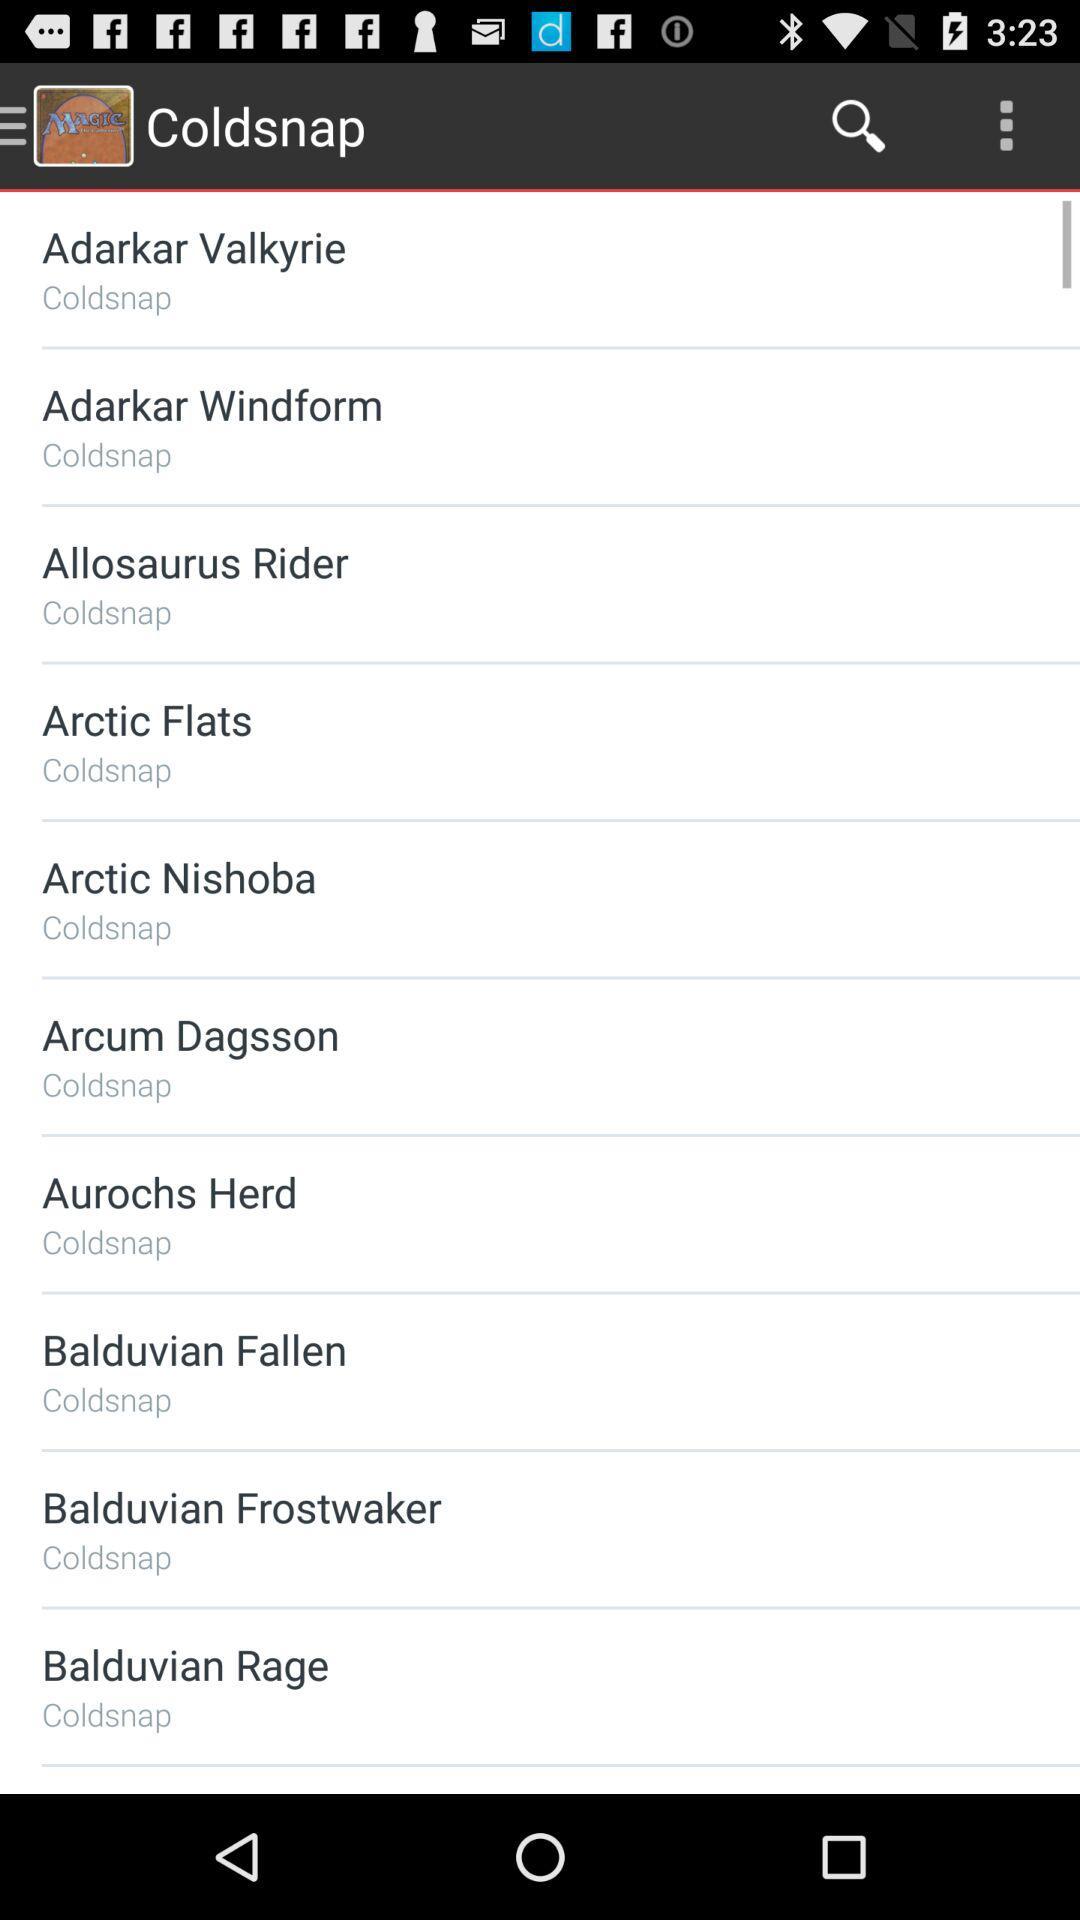 The height and width of the screenshot is (1920, 1080). What do you see at coordinates (858, 124) in the screenshot?
I see `app to the right of the coldsnap item` at bounding box center [858, 124].